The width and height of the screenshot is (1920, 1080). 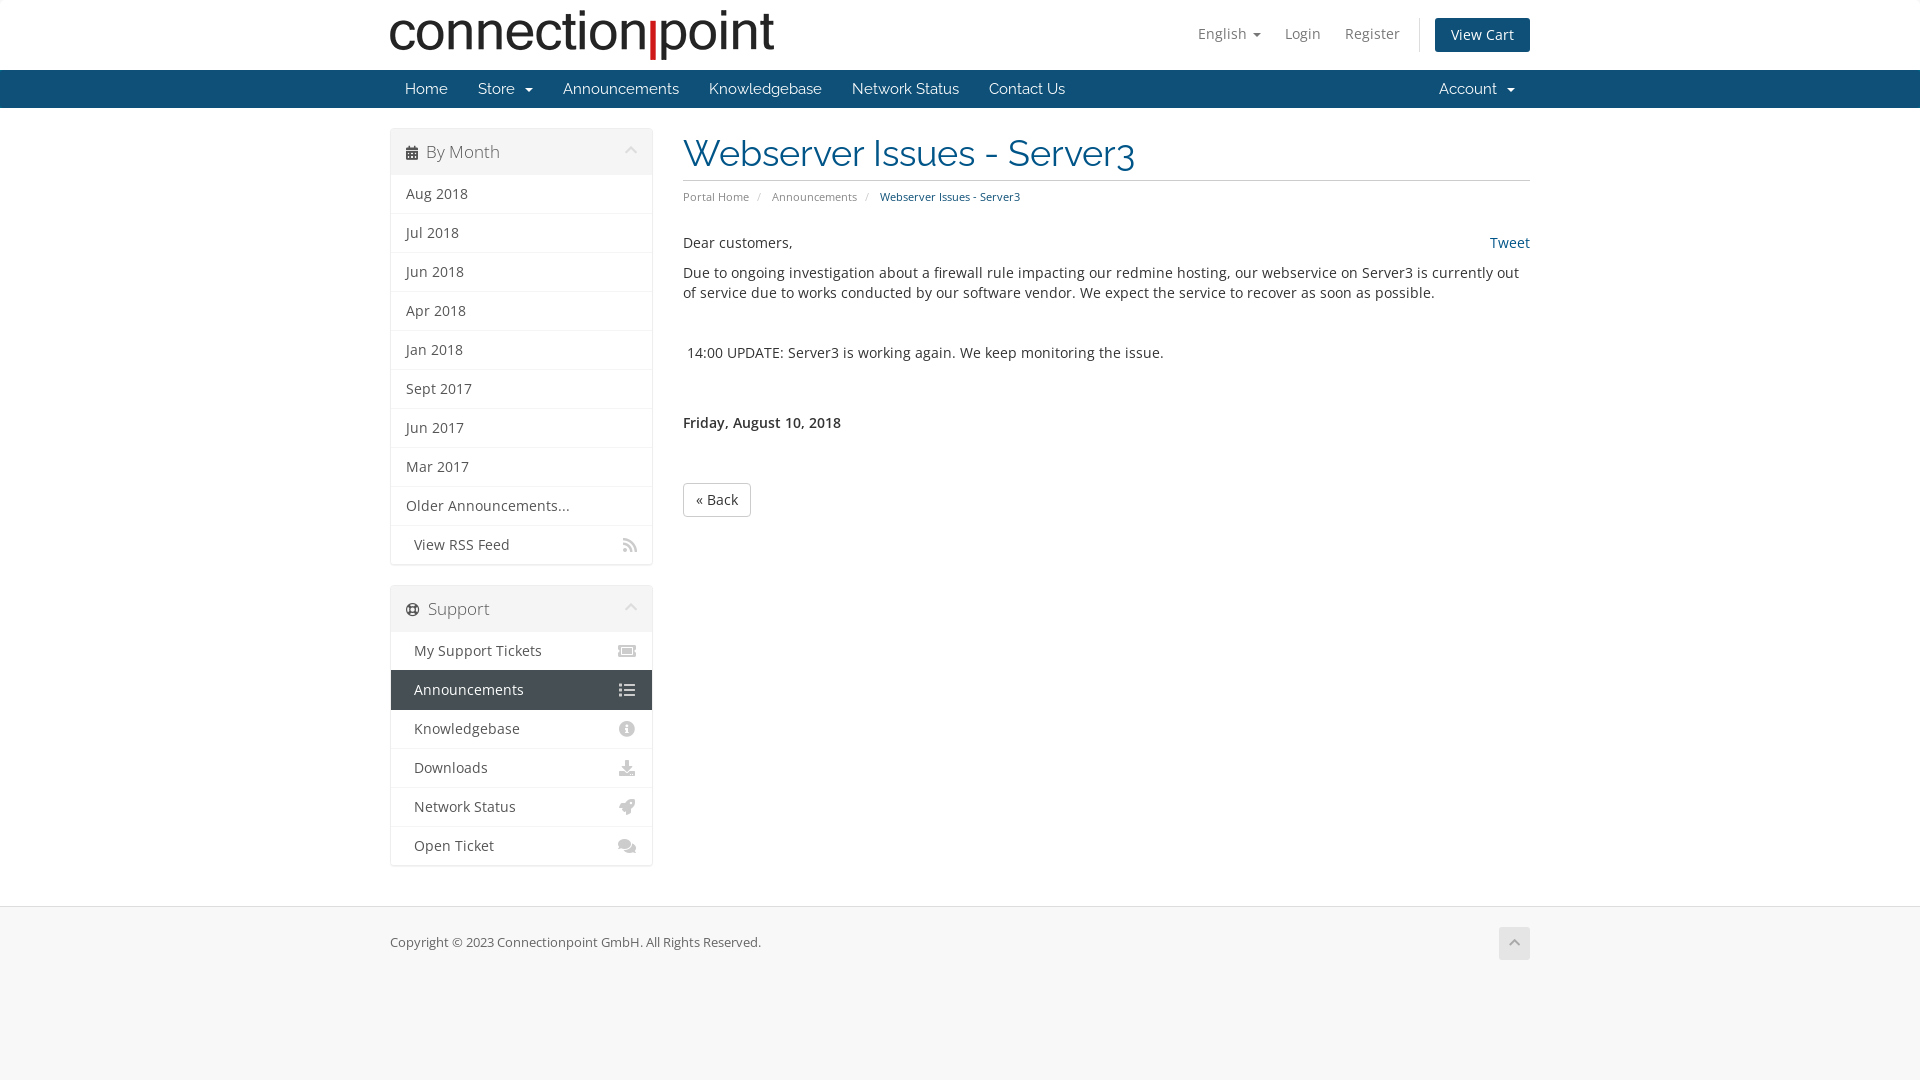 I want to click on 'Apr 2018', so click(x=521, y=311).